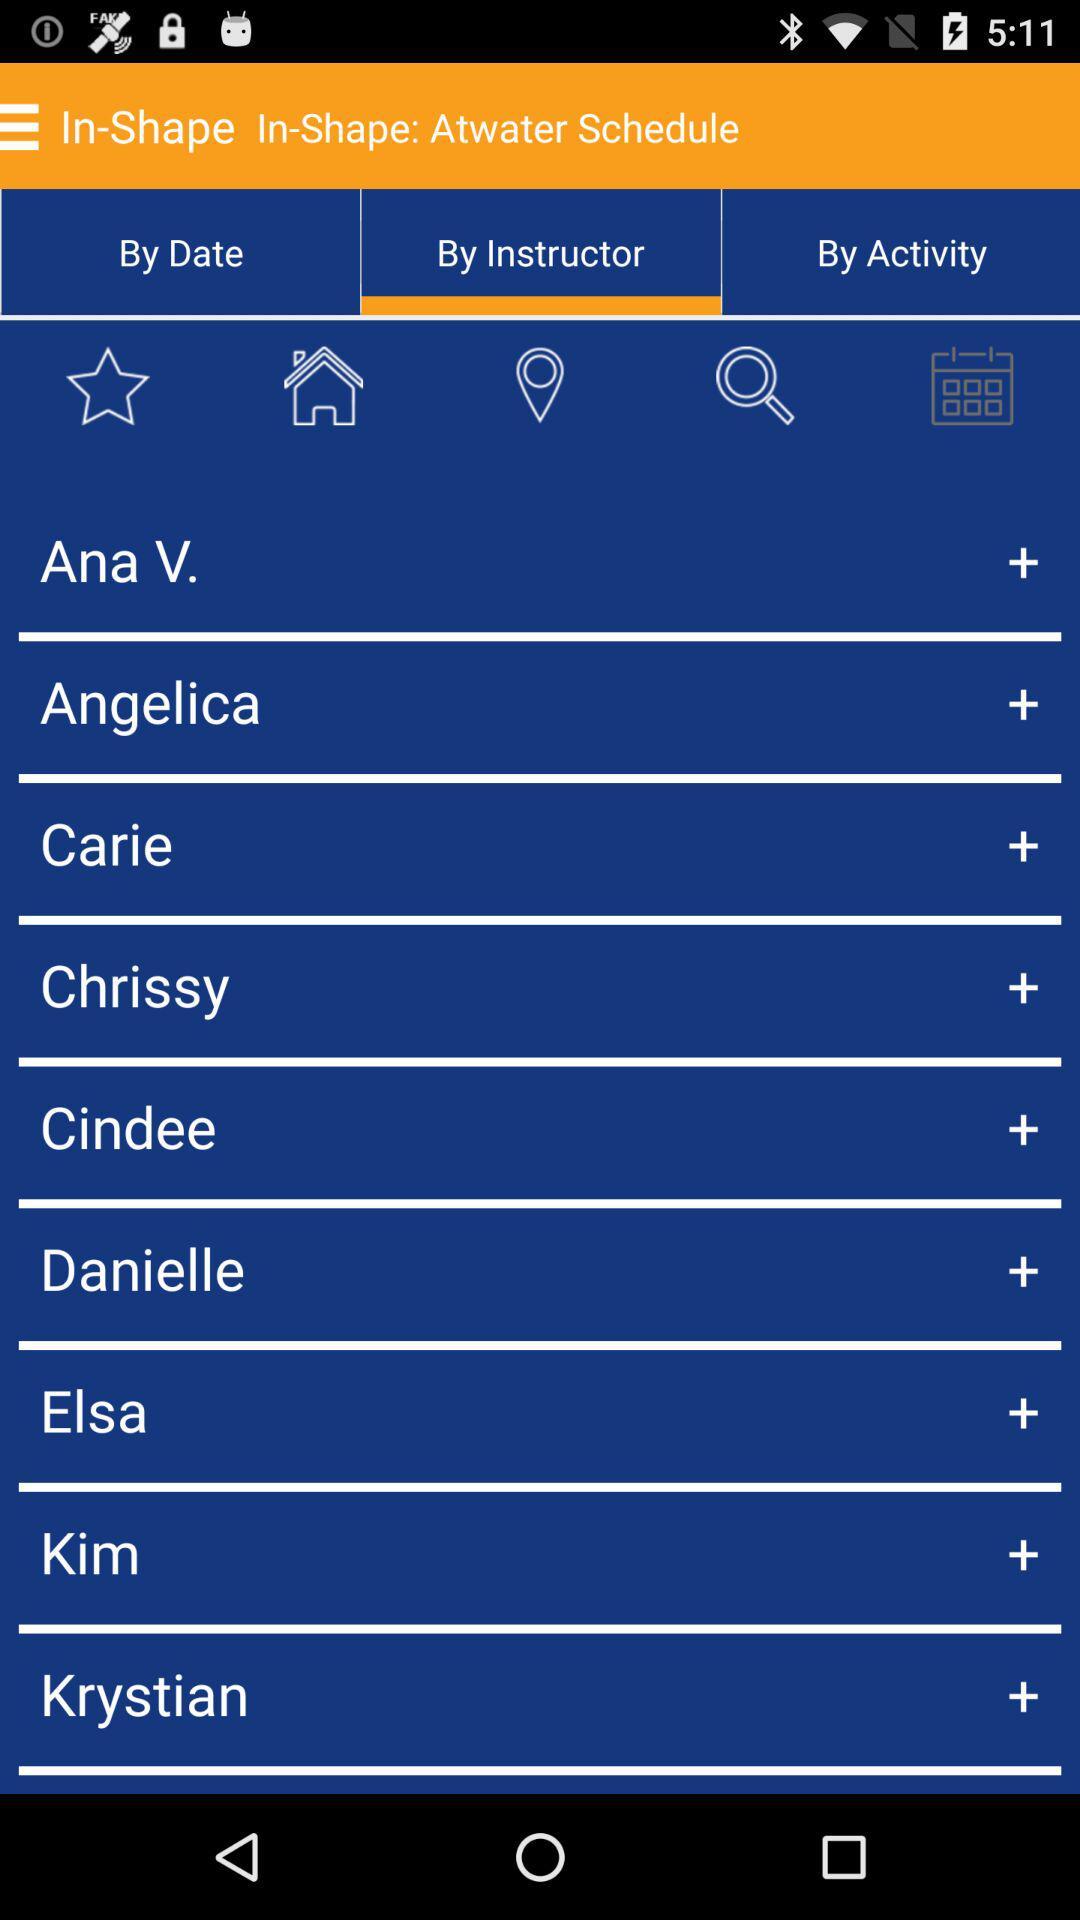 The image size is (1080, 1920). I want to click on the date_range icon, so click(971, 411).